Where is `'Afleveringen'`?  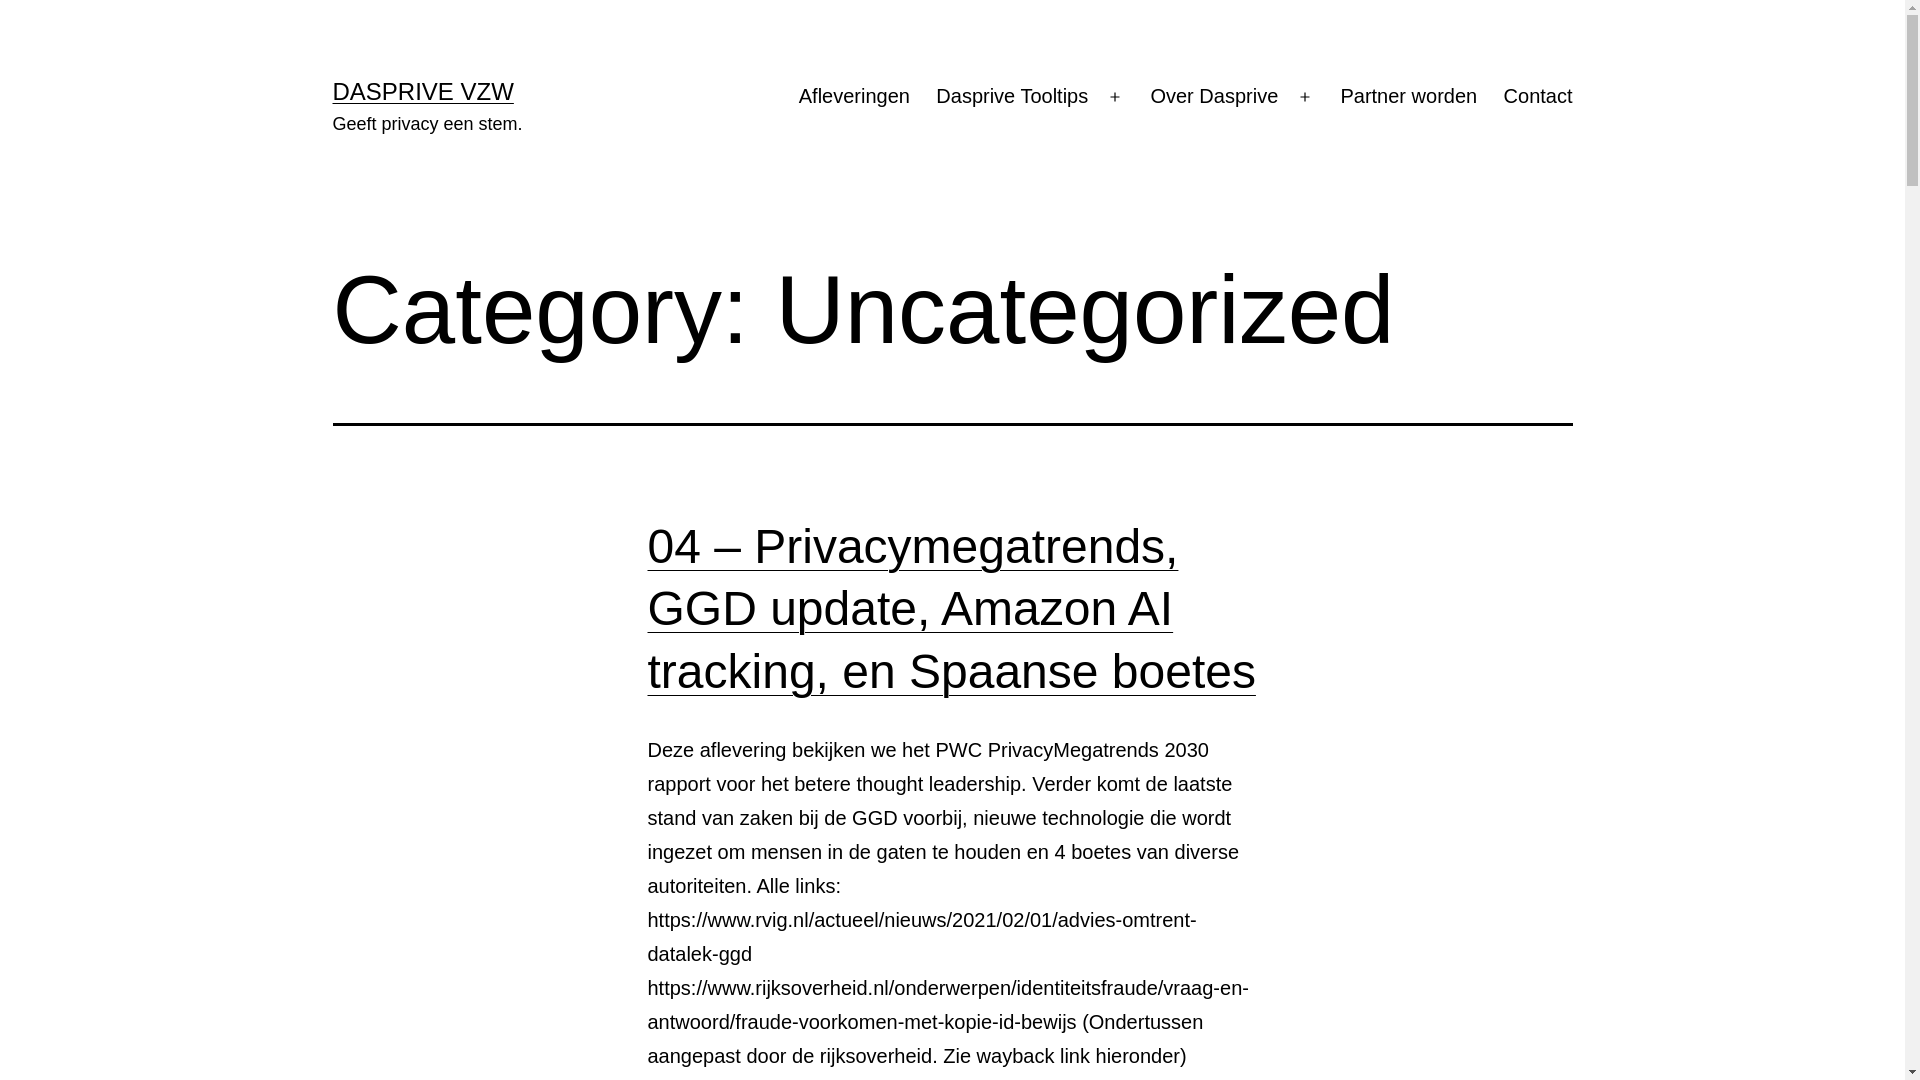
'Afleveringen' is located at coordinates (785, 96).